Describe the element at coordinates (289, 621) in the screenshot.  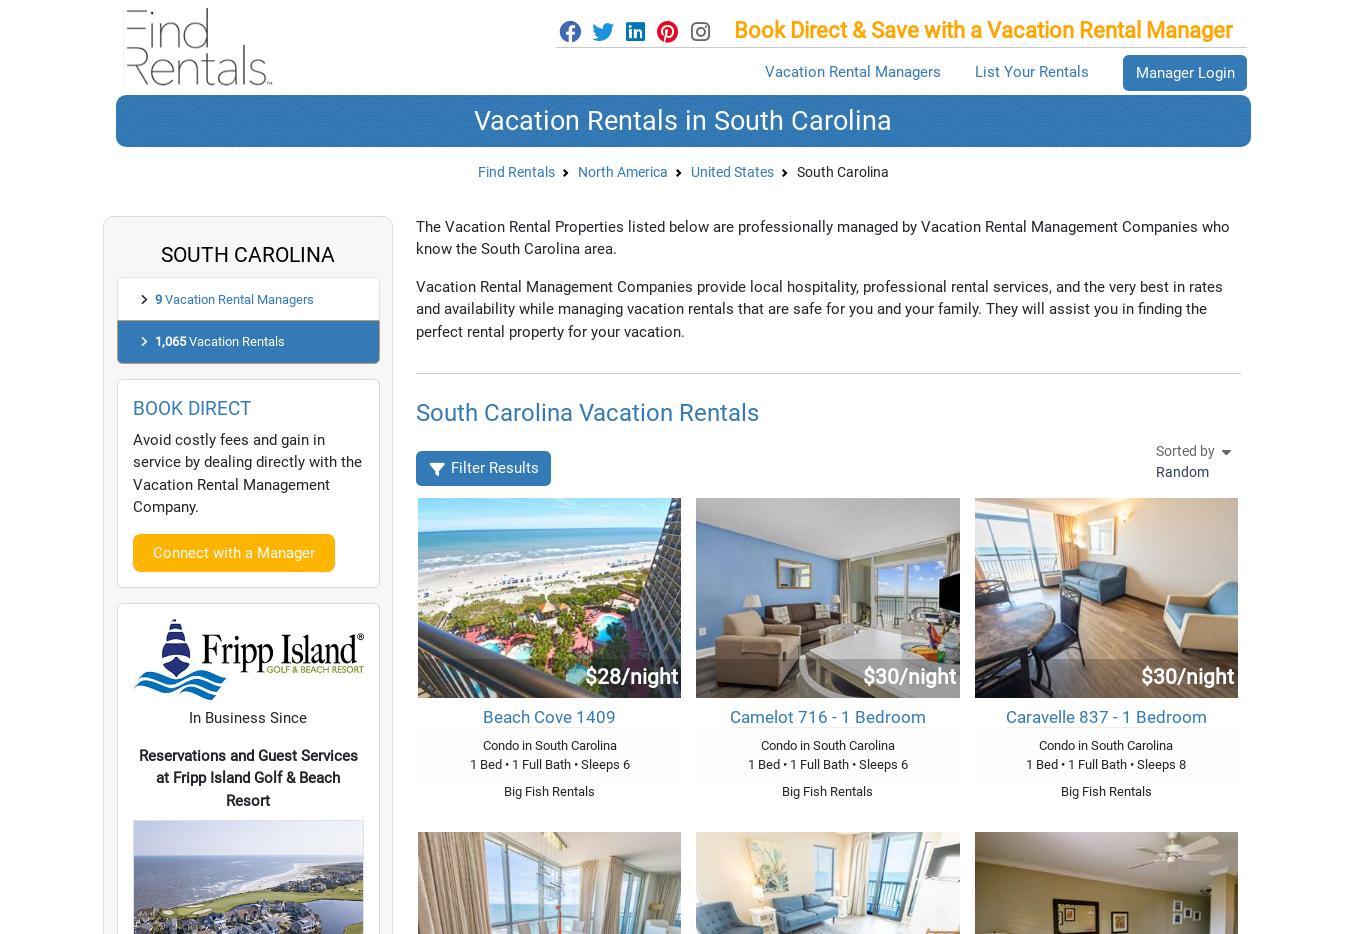
I see `'Homes
											: 209 rentals available'` at that location.